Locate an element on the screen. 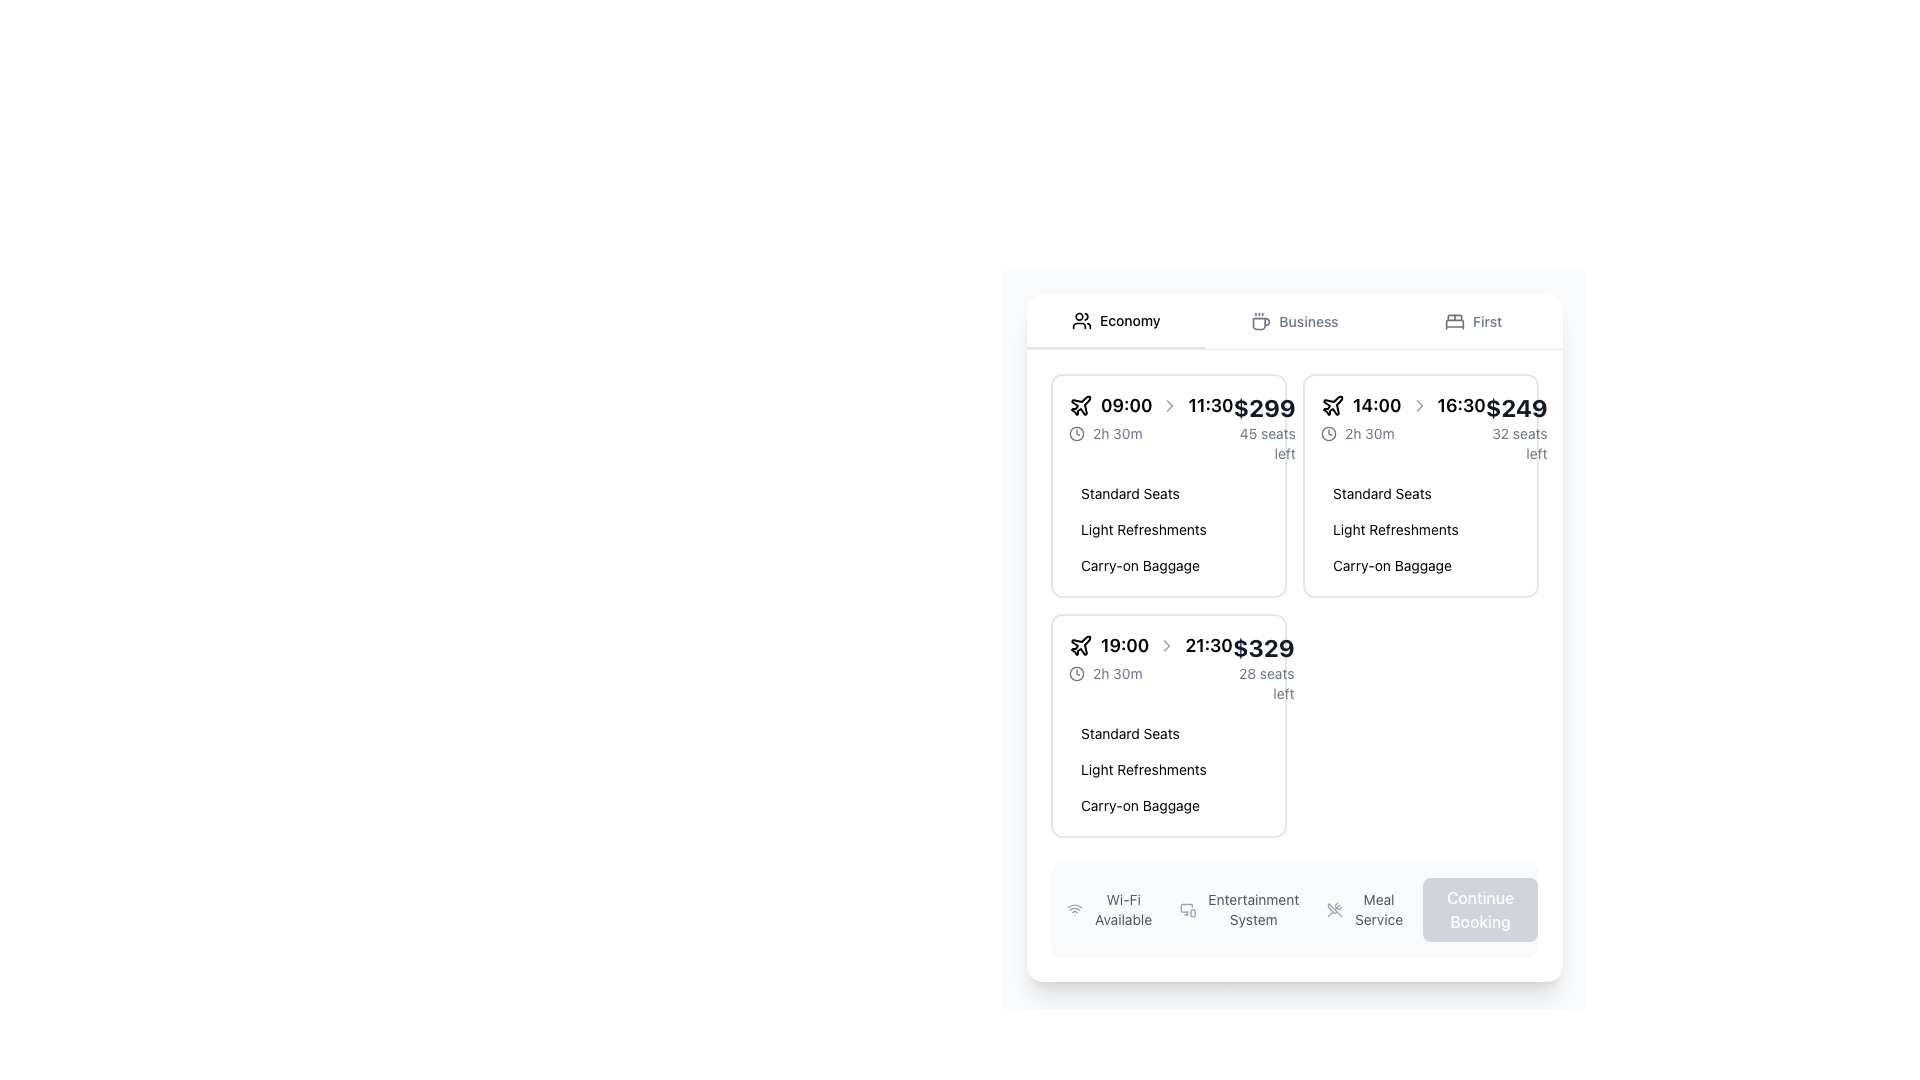 The image size is (1920, 1080). the group of text labels styled as badges or tags that includes 'Standard Seats', 'Light Refreshments', and 'Carry-on Baggage', located at the bottom-right section of the card is located at coordinates (1419, 528).